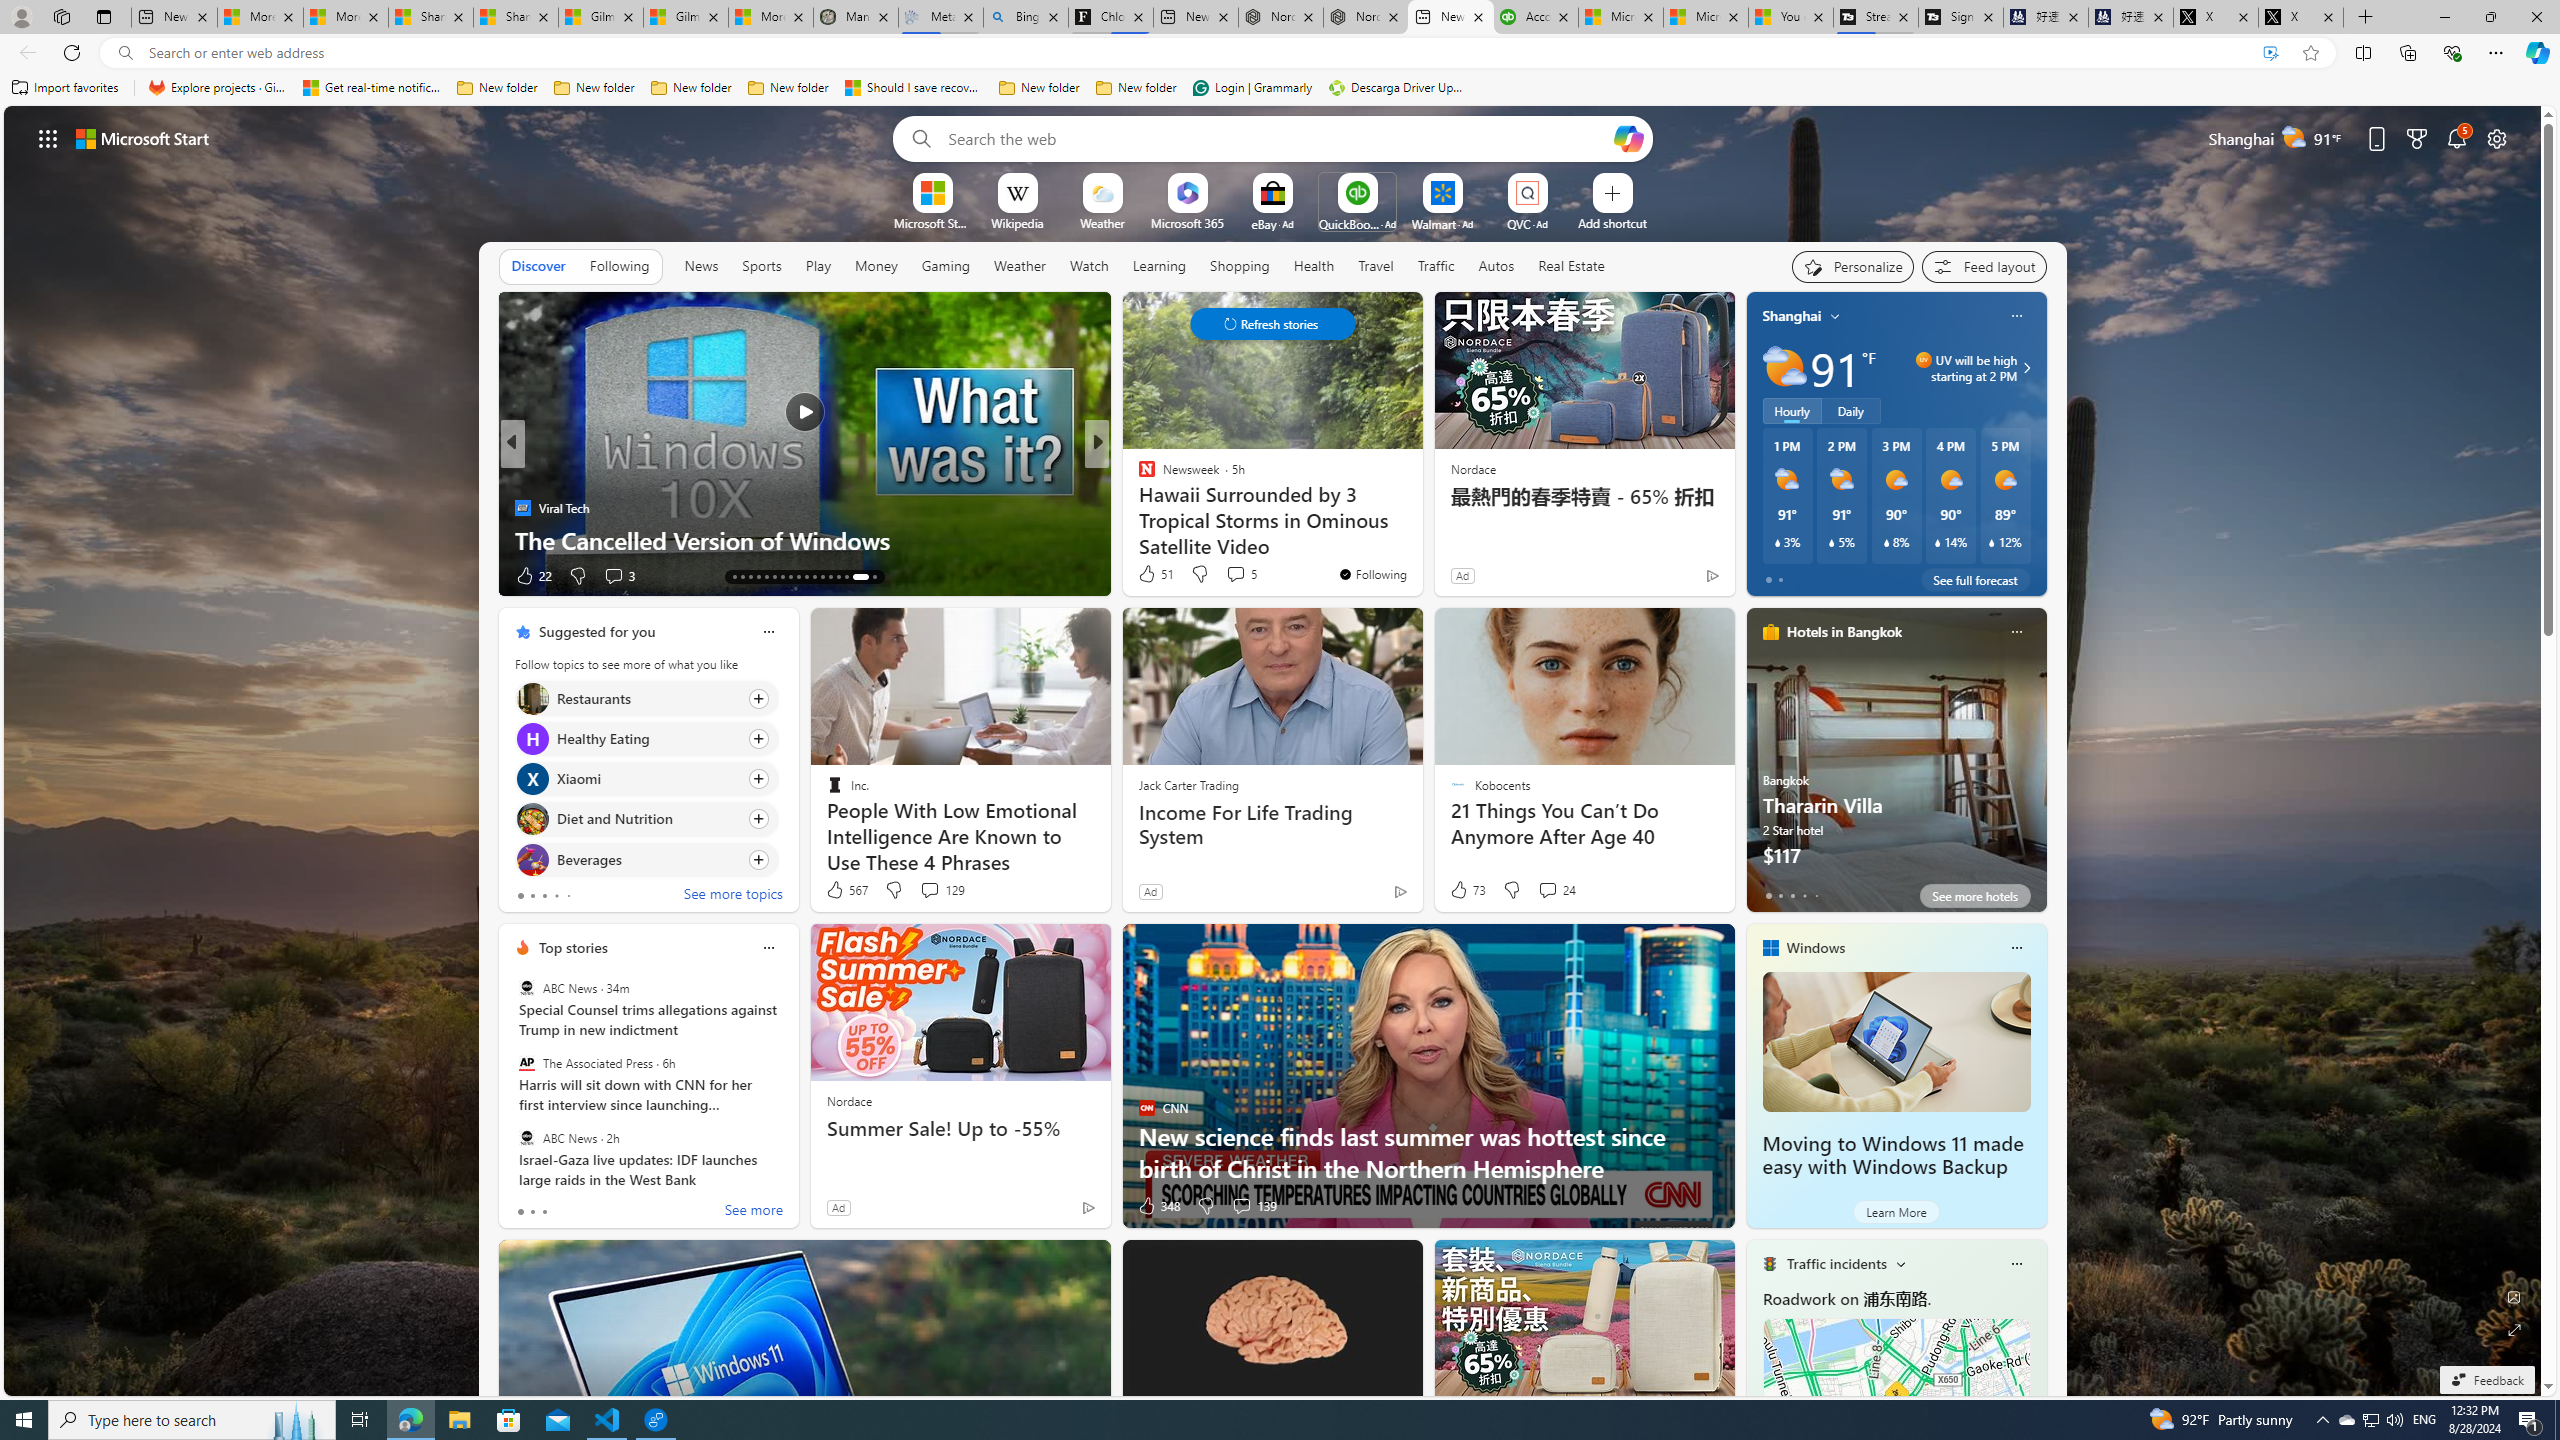 This screenshot has height=1440, width=2560. I want to click on 'Descarga Driver Updater', so click(1397, 87).